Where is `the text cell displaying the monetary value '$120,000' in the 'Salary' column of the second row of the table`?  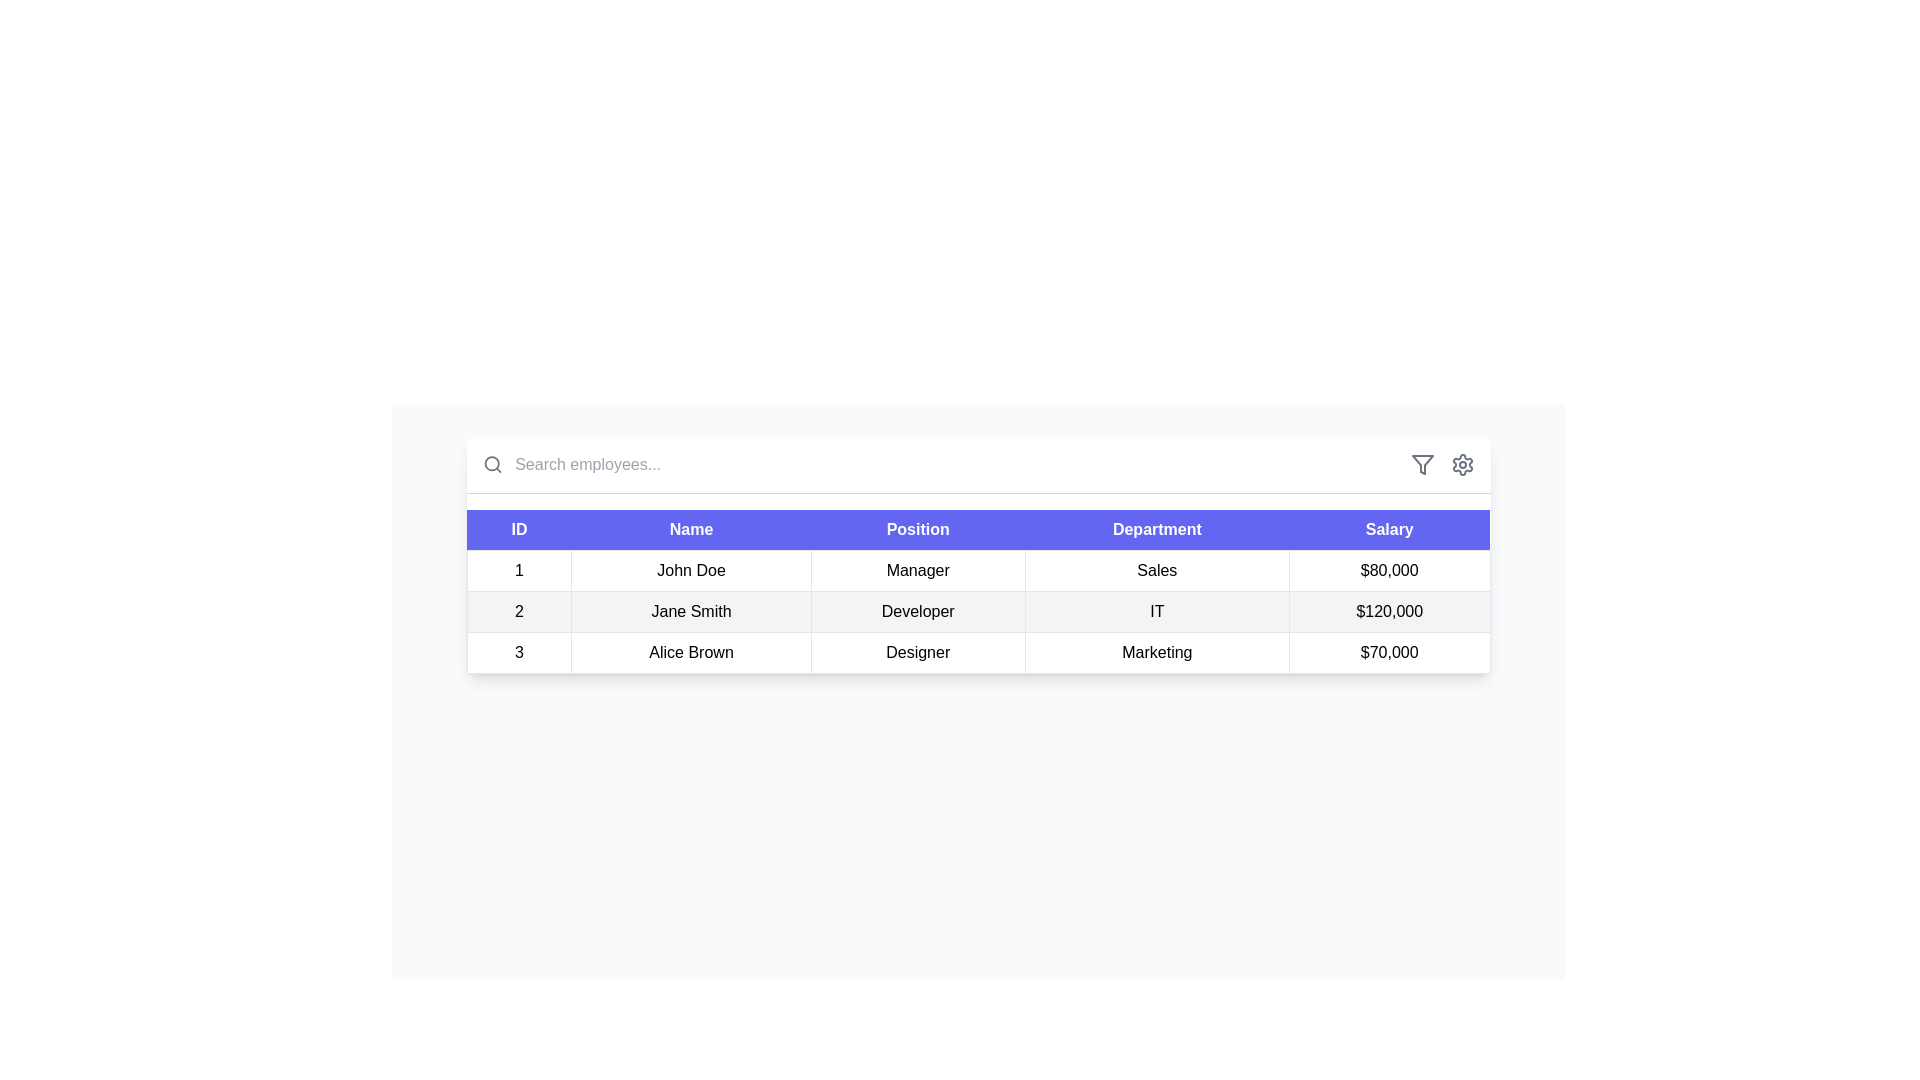 the text cell displaying the monetary value '$120,000' in the 'Salary' column of the second row of the table is located at coordinates (1388, 611).